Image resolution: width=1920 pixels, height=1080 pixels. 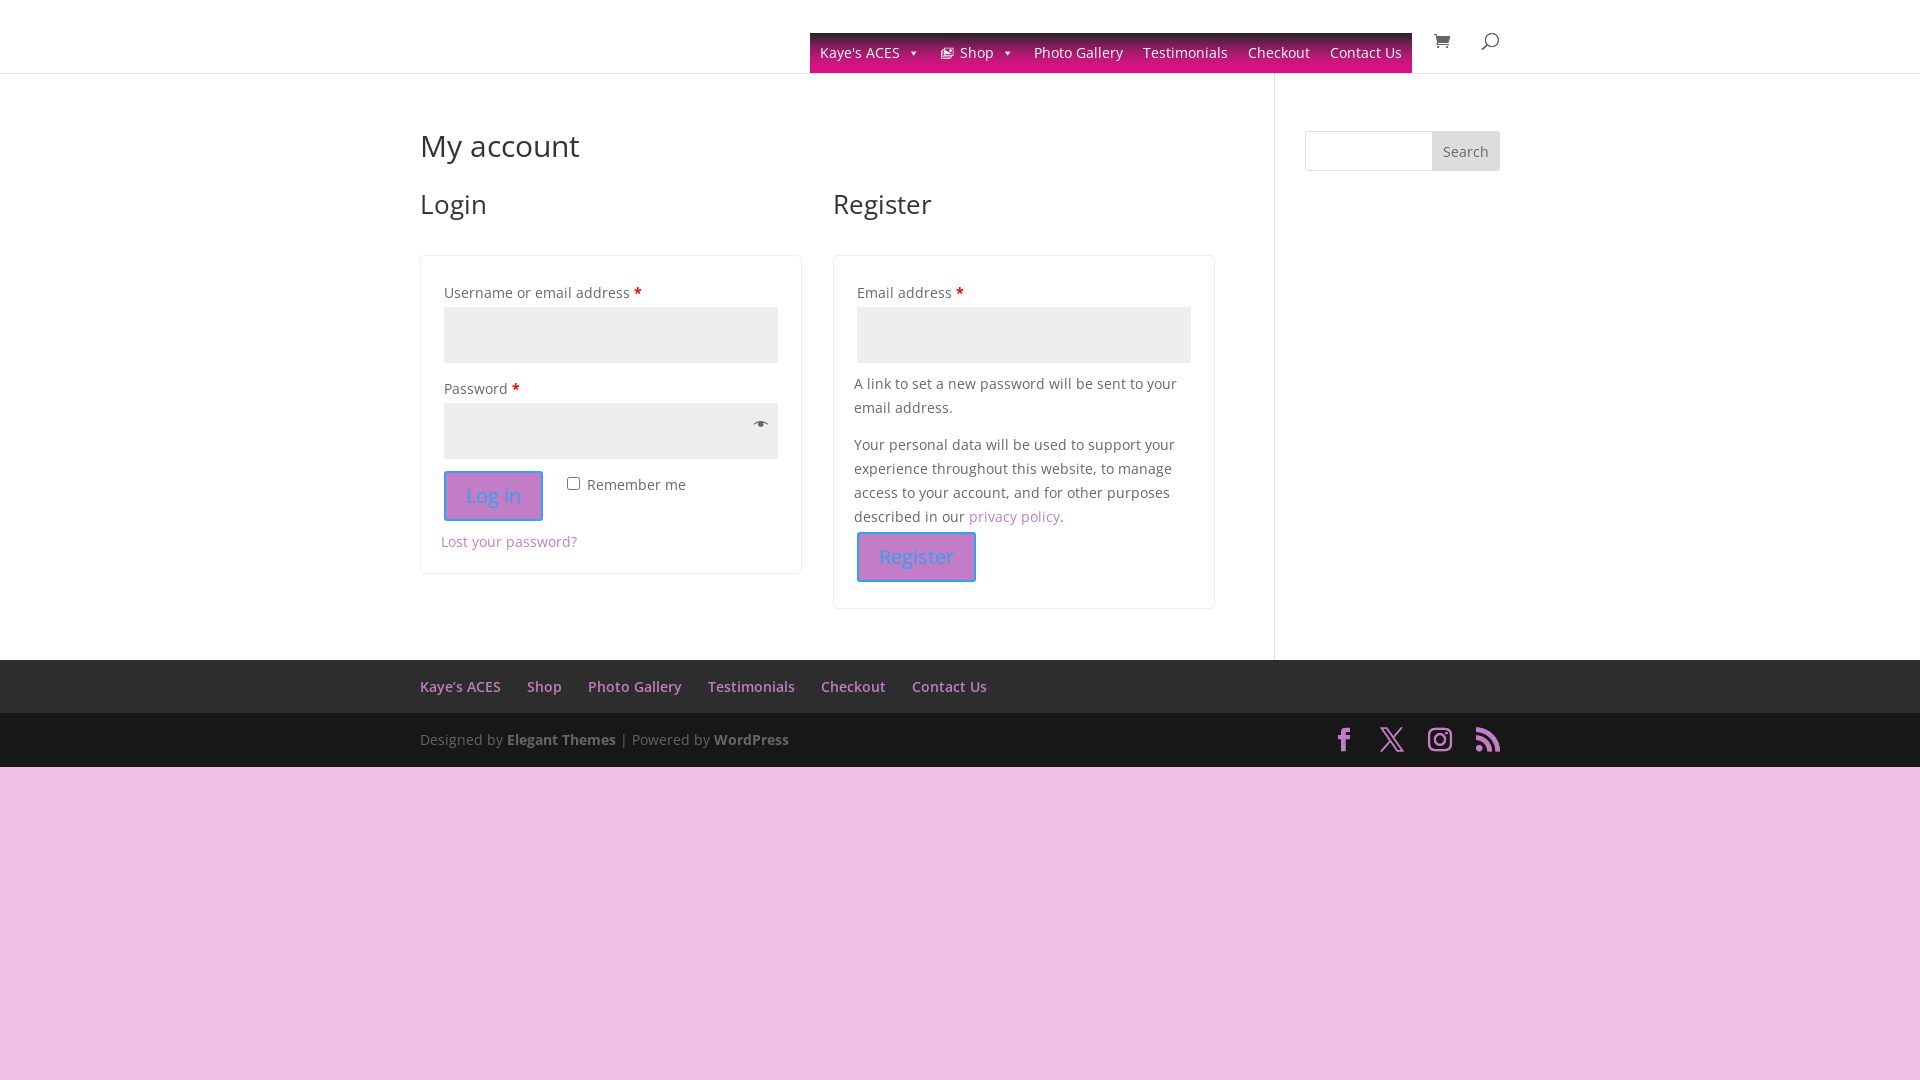 What do you see at coordinates (560, 739) in the screenshot?
I see `'Elegant Themes'` at bounding box center [560, 739].